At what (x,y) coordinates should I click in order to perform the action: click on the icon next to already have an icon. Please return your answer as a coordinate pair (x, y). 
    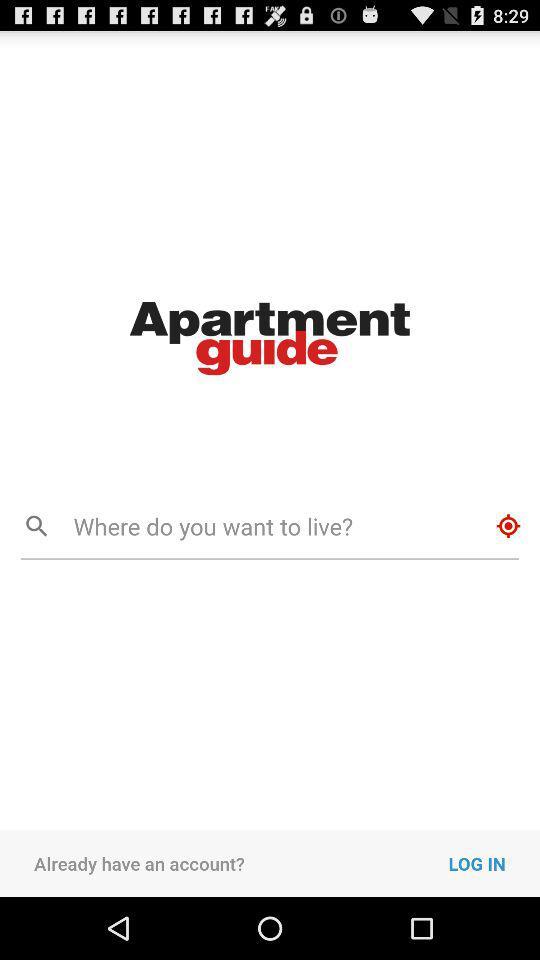
    Looking at the image, I should click on (493, 862).